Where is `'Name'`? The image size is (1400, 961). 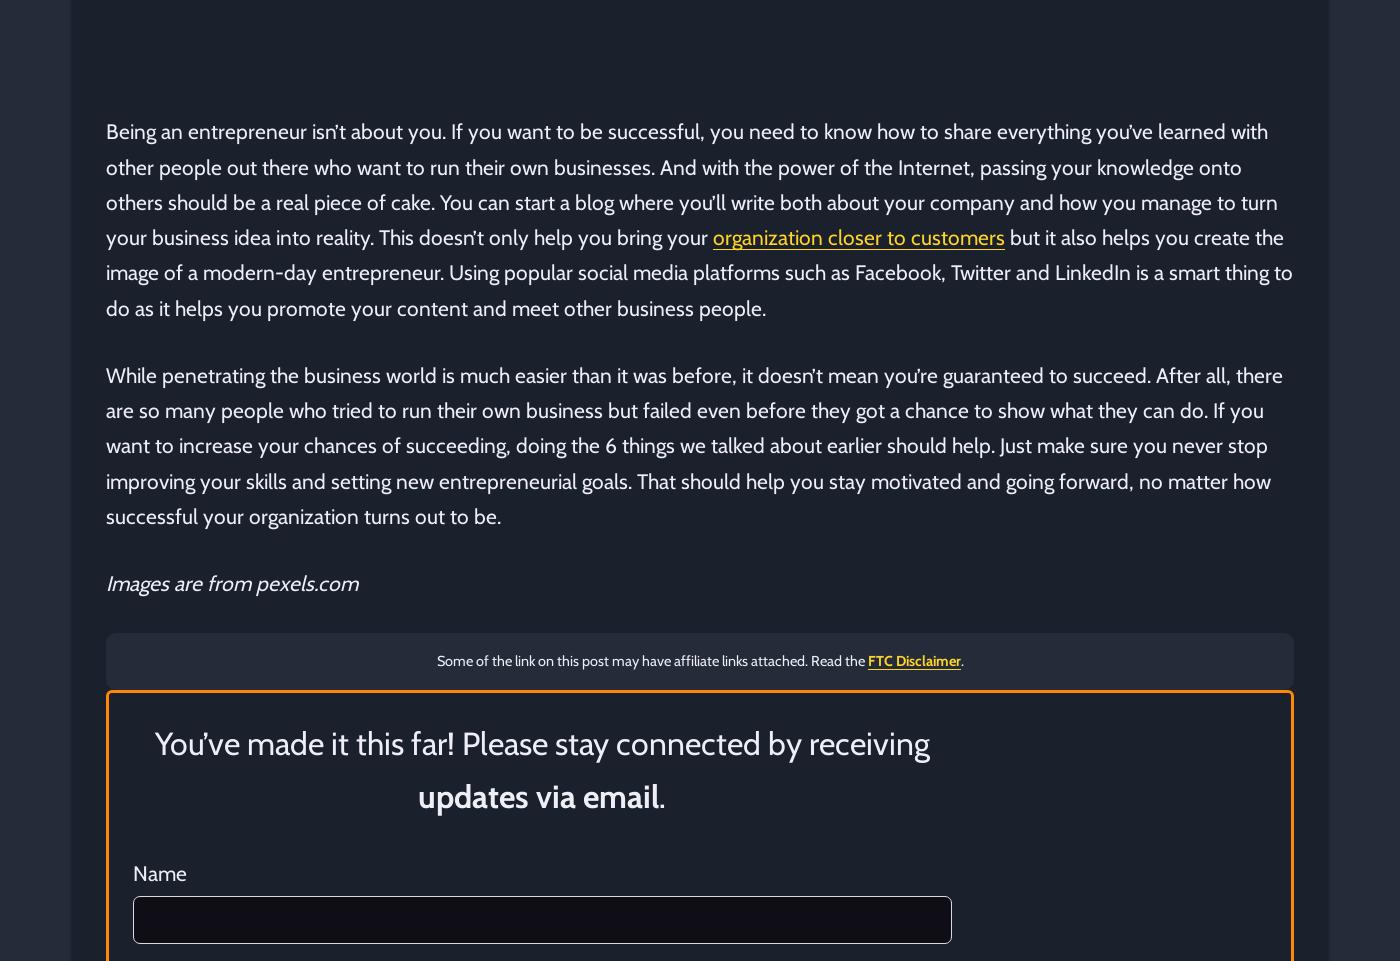 'Name' is located at coordinates (160, 872).